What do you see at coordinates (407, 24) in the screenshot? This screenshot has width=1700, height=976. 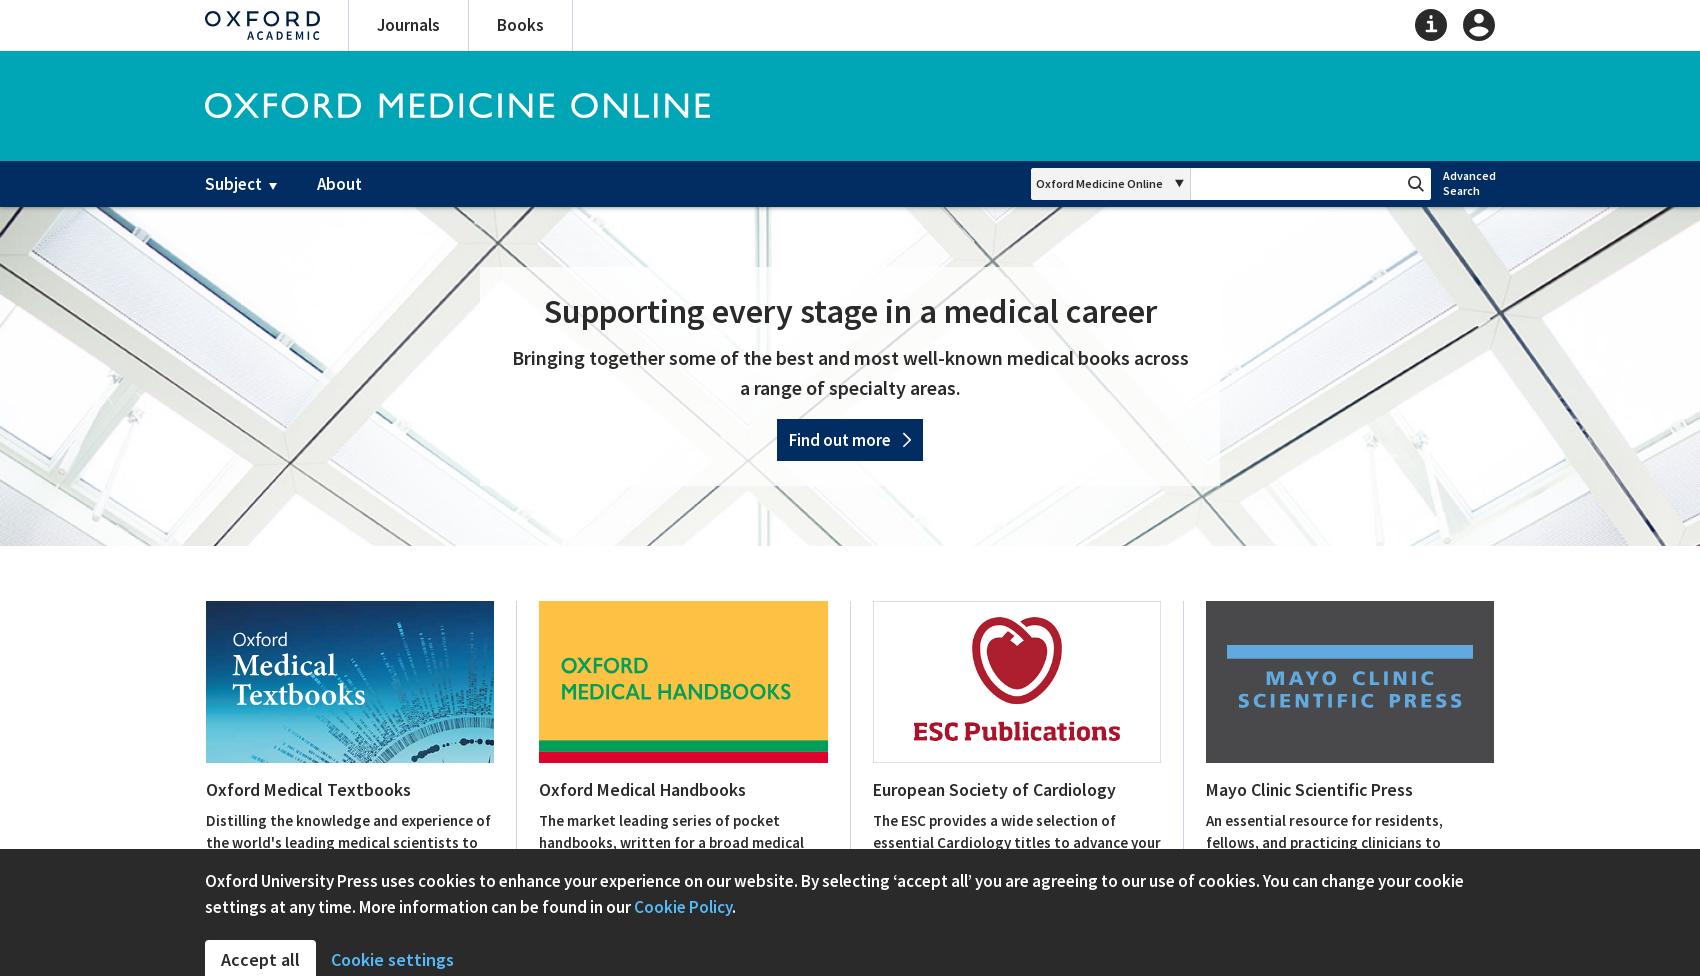 I see `'Journals'` at bounding box center [407, 24].